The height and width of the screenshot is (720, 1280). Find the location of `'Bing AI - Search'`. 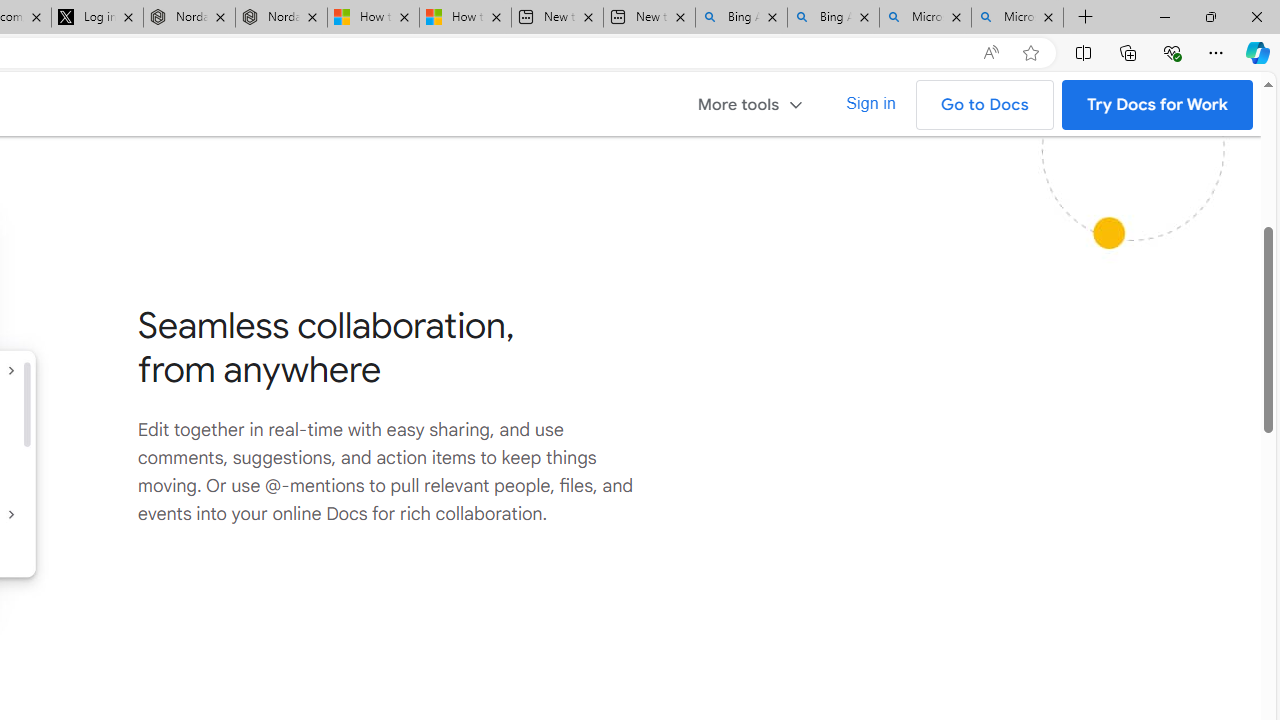

'Bing AI - Search' is located at coordinates (833, 17).